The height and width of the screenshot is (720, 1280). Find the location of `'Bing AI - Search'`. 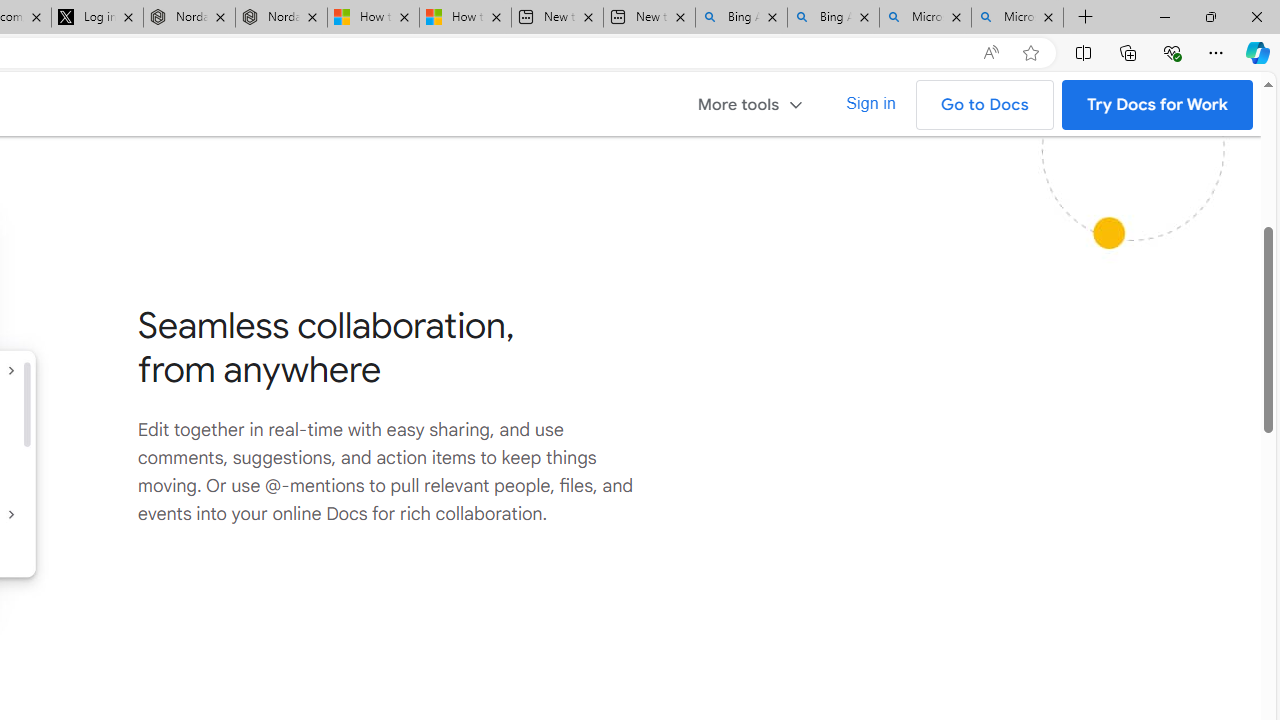

'Bing AI - Search' is located at coordinates (833, 17).